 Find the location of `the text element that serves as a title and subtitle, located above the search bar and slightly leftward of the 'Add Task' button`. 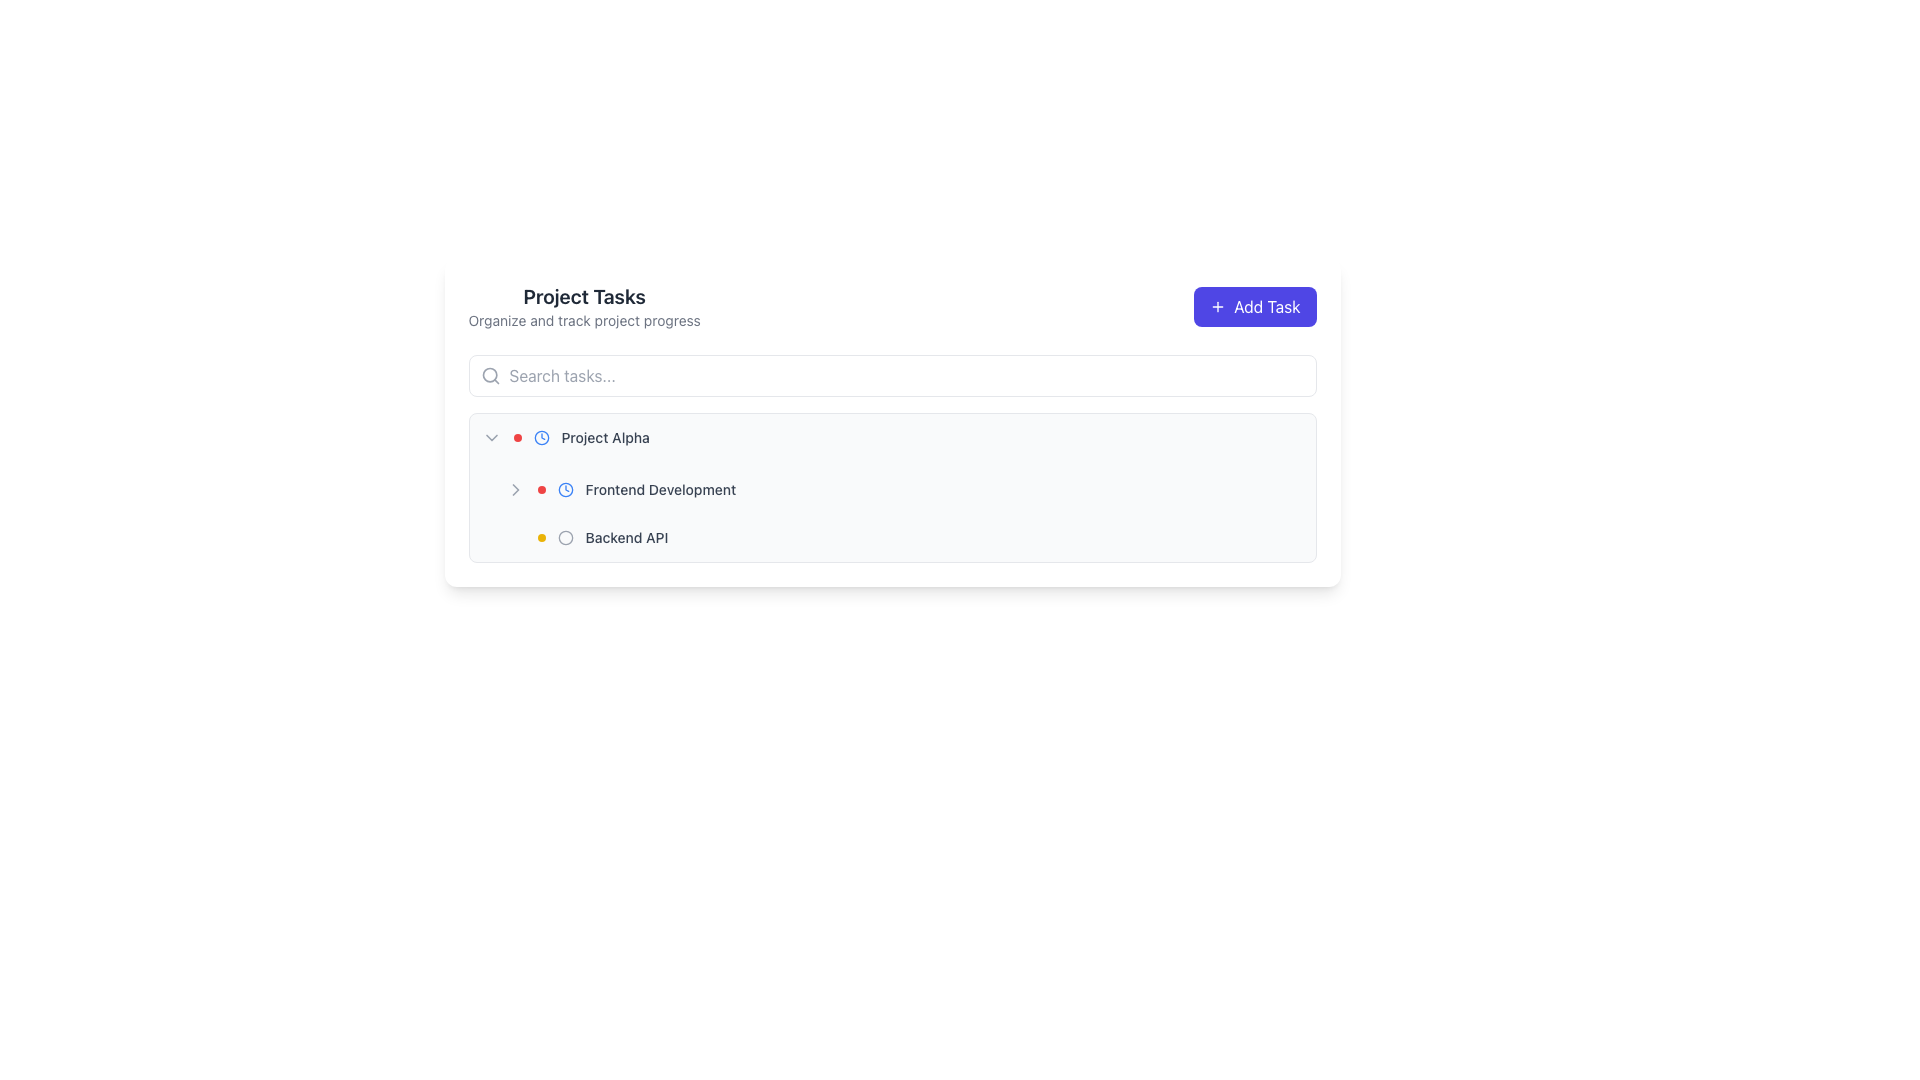

the text element that serves as a title and subtitle, located above the search bar and slightly leftward of the 'Add Task' button is located at coordinates (583, 307).